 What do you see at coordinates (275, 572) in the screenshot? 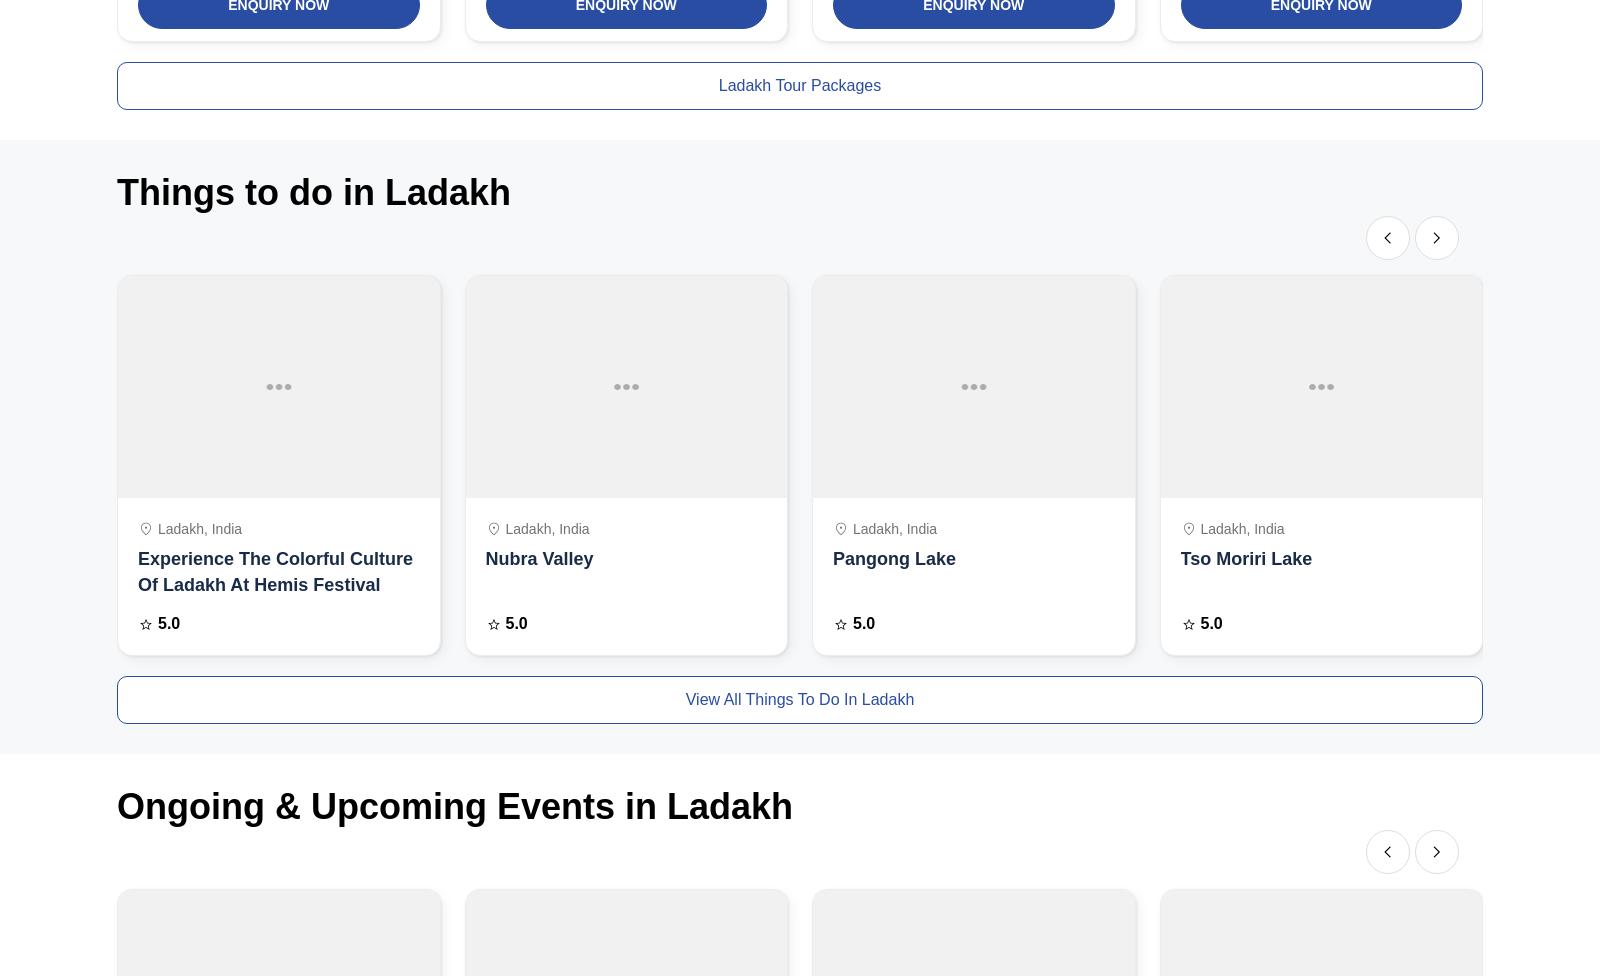
I see `'Experience The Colorful Culture Of Ladakh At Hemis Festival'` at bounding box center [275, 572].